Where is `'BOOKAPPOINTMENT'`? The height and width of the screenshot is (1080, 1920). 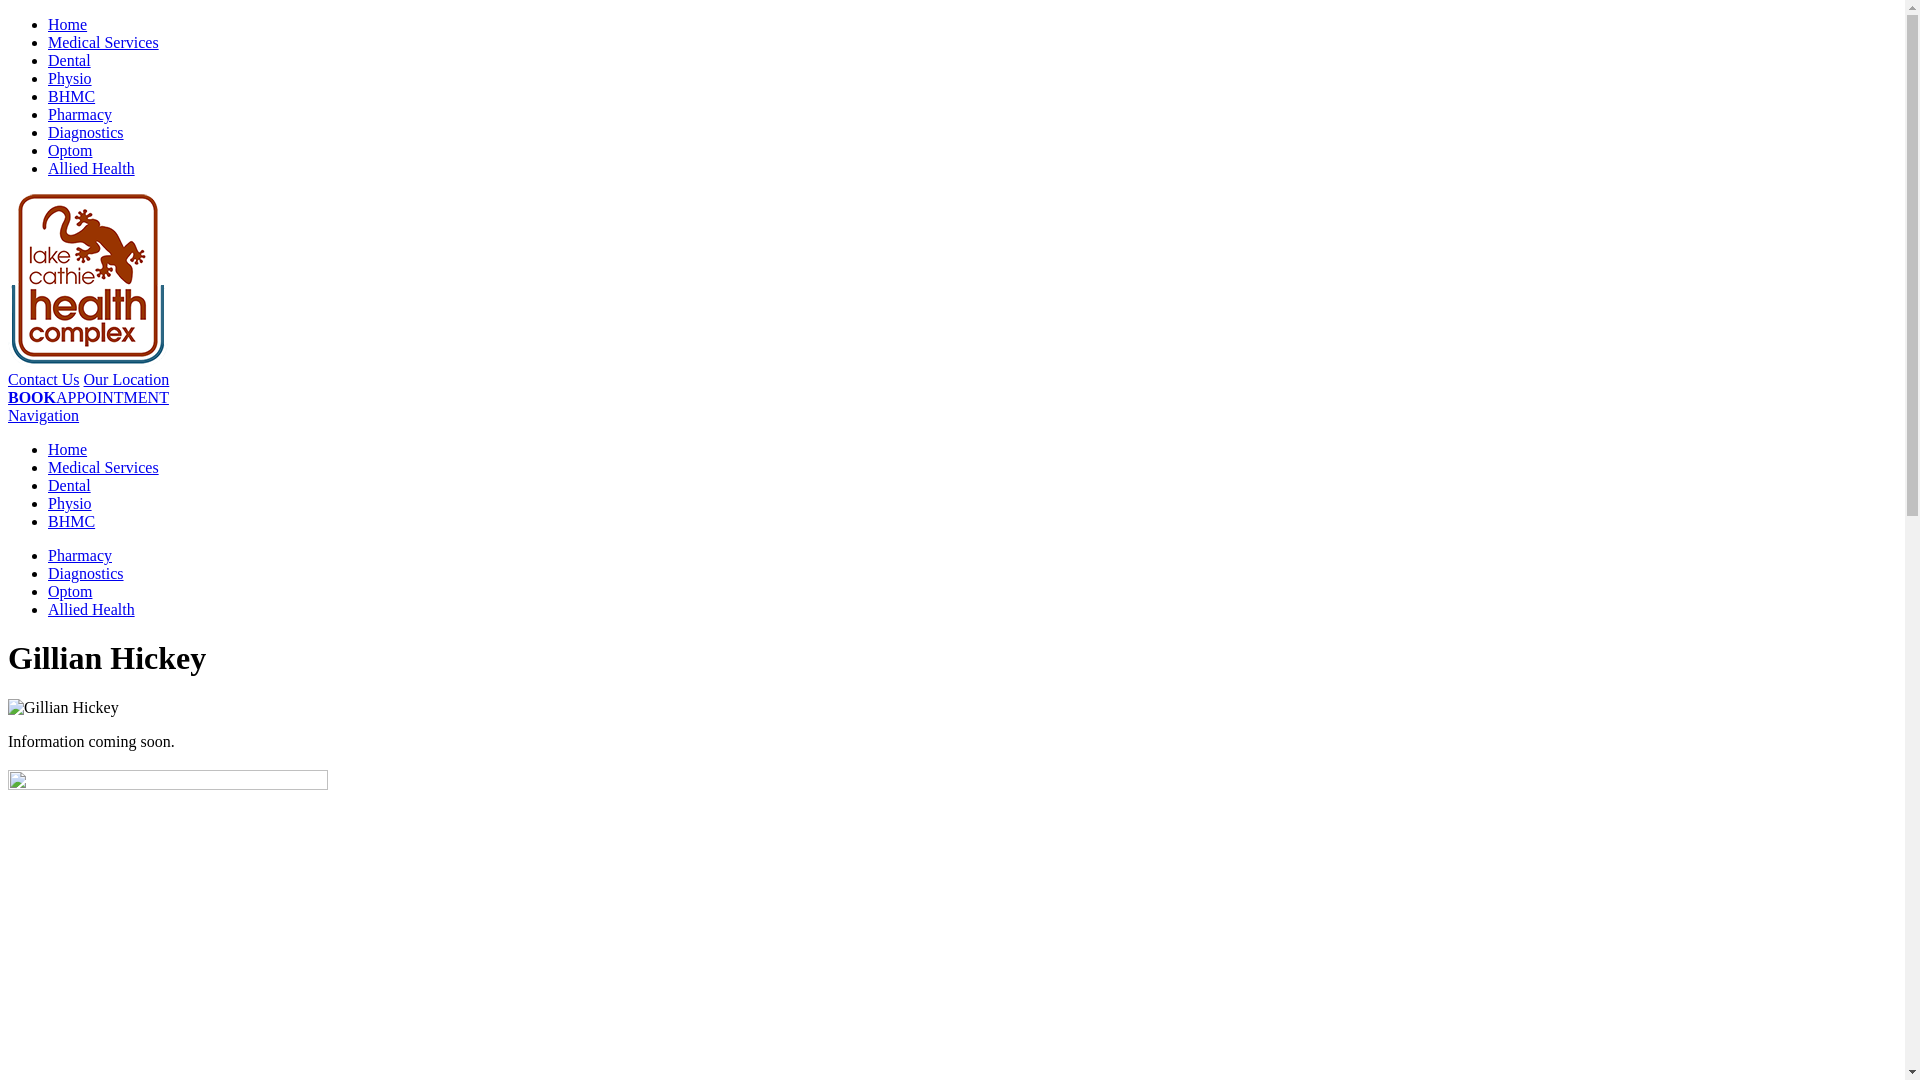
'BOOKAPPOINTMENT' is located at coordinates (8, 397).